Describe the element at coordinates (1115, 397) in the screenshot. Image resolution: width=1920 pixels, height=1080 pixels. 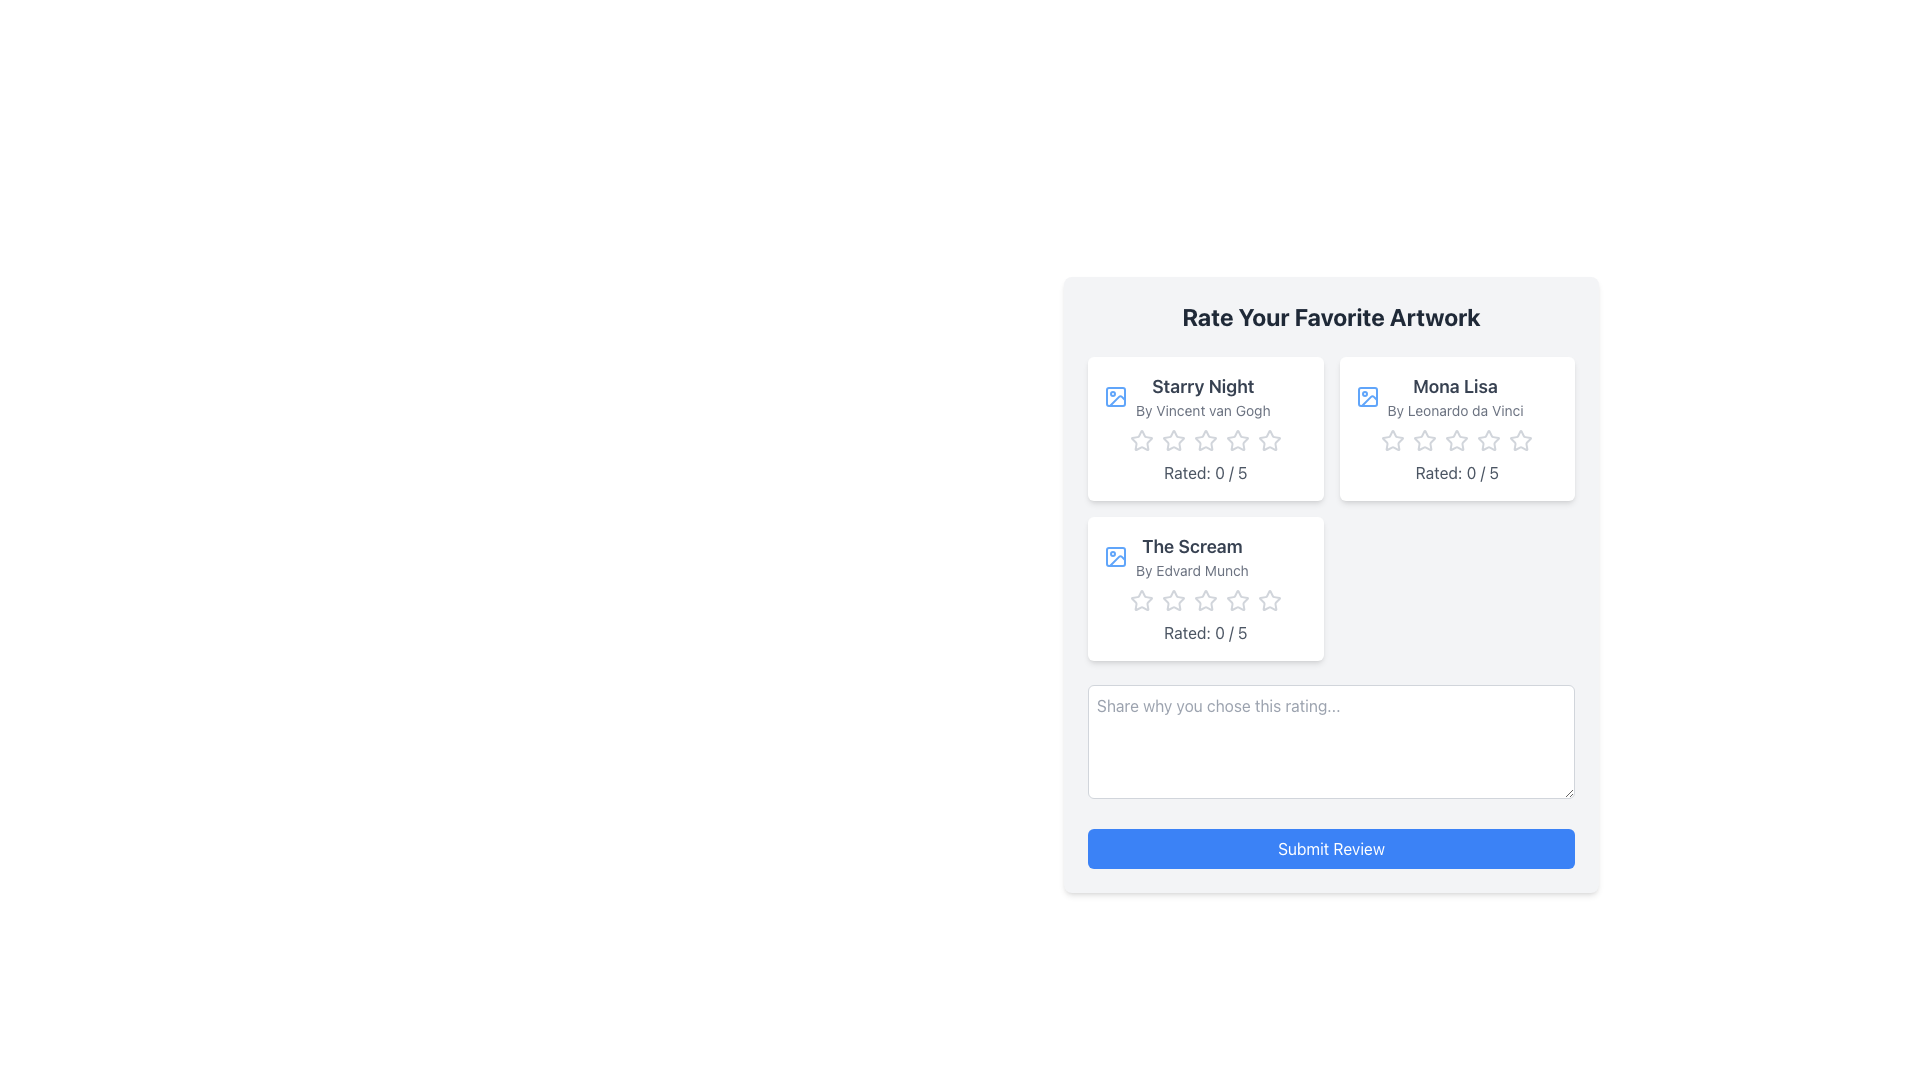
I see `the Decorative SVG shape, a square-shaped icon with rounded corners, outlined in colorless, located on the left side of 'The Scream' artwork card` at that location.